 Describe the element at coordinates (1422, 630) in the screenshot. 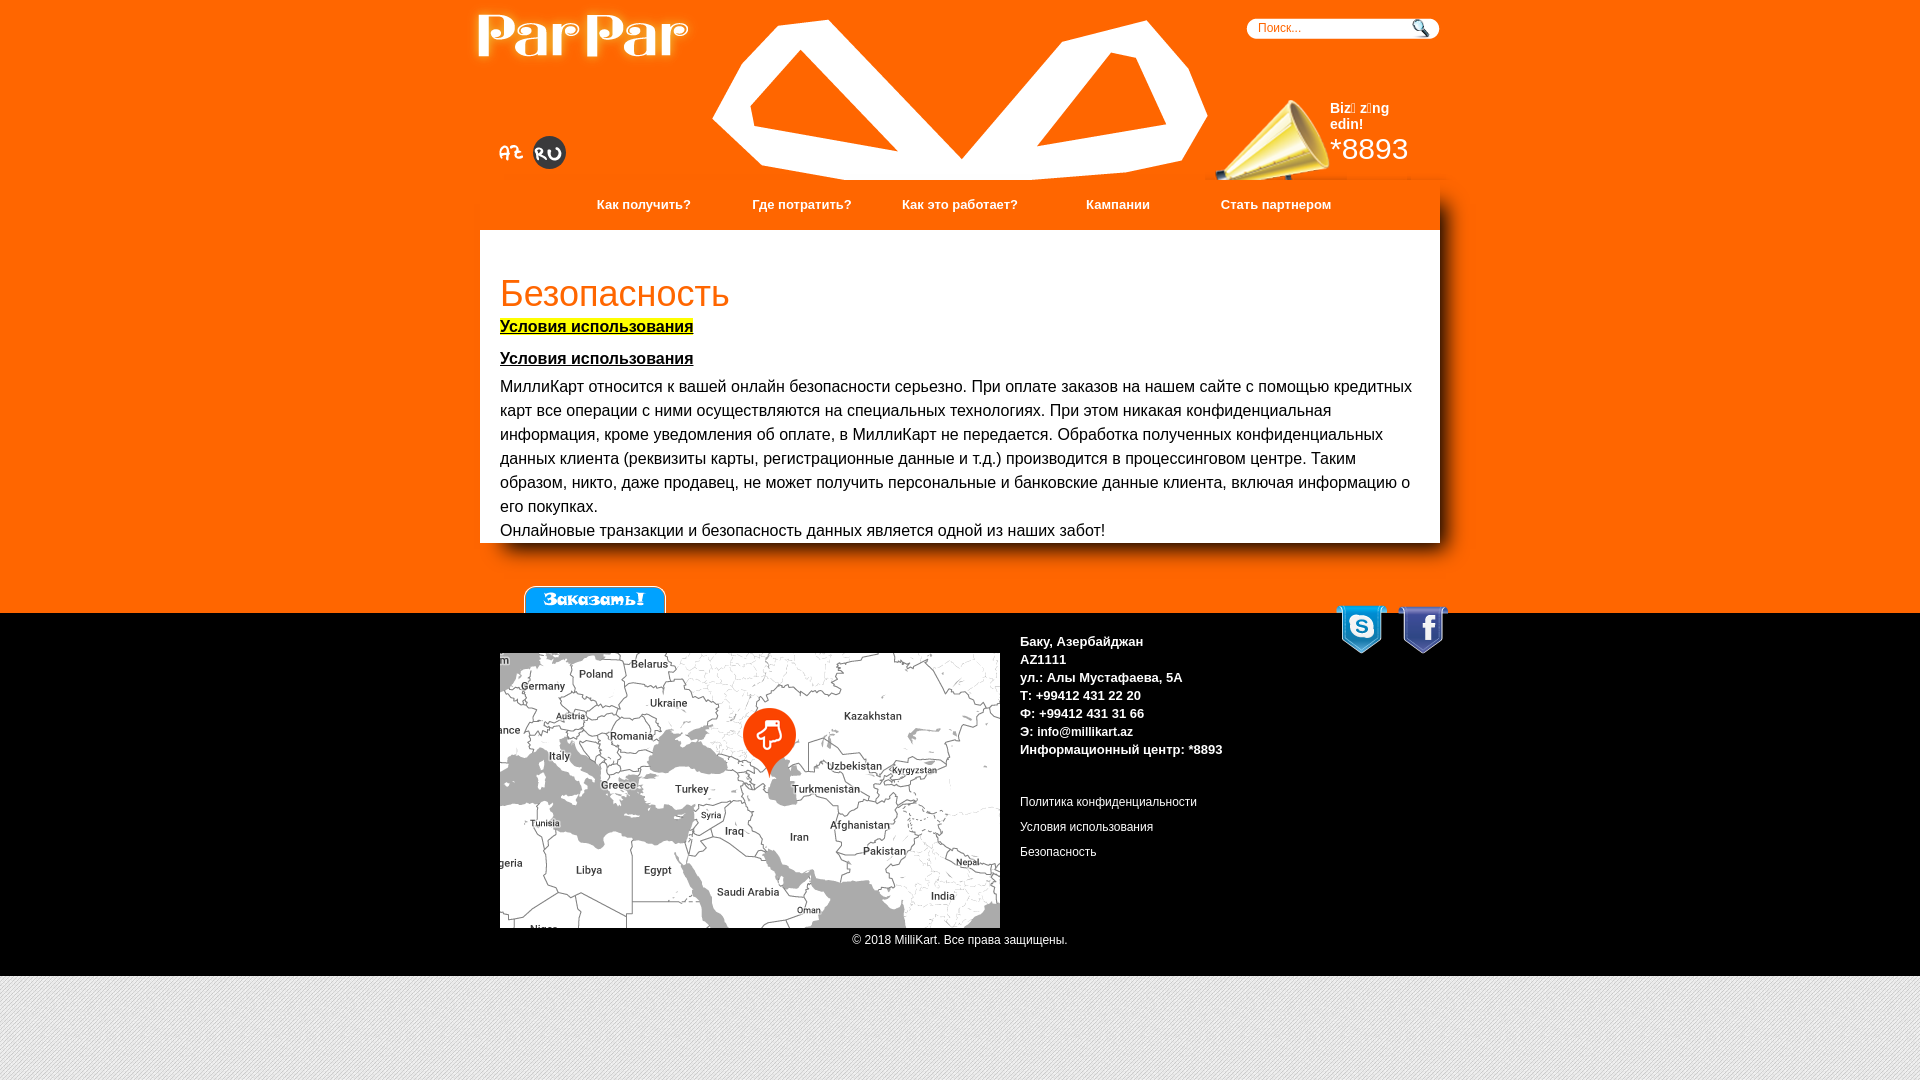

I see `'Facebook'` at that location.